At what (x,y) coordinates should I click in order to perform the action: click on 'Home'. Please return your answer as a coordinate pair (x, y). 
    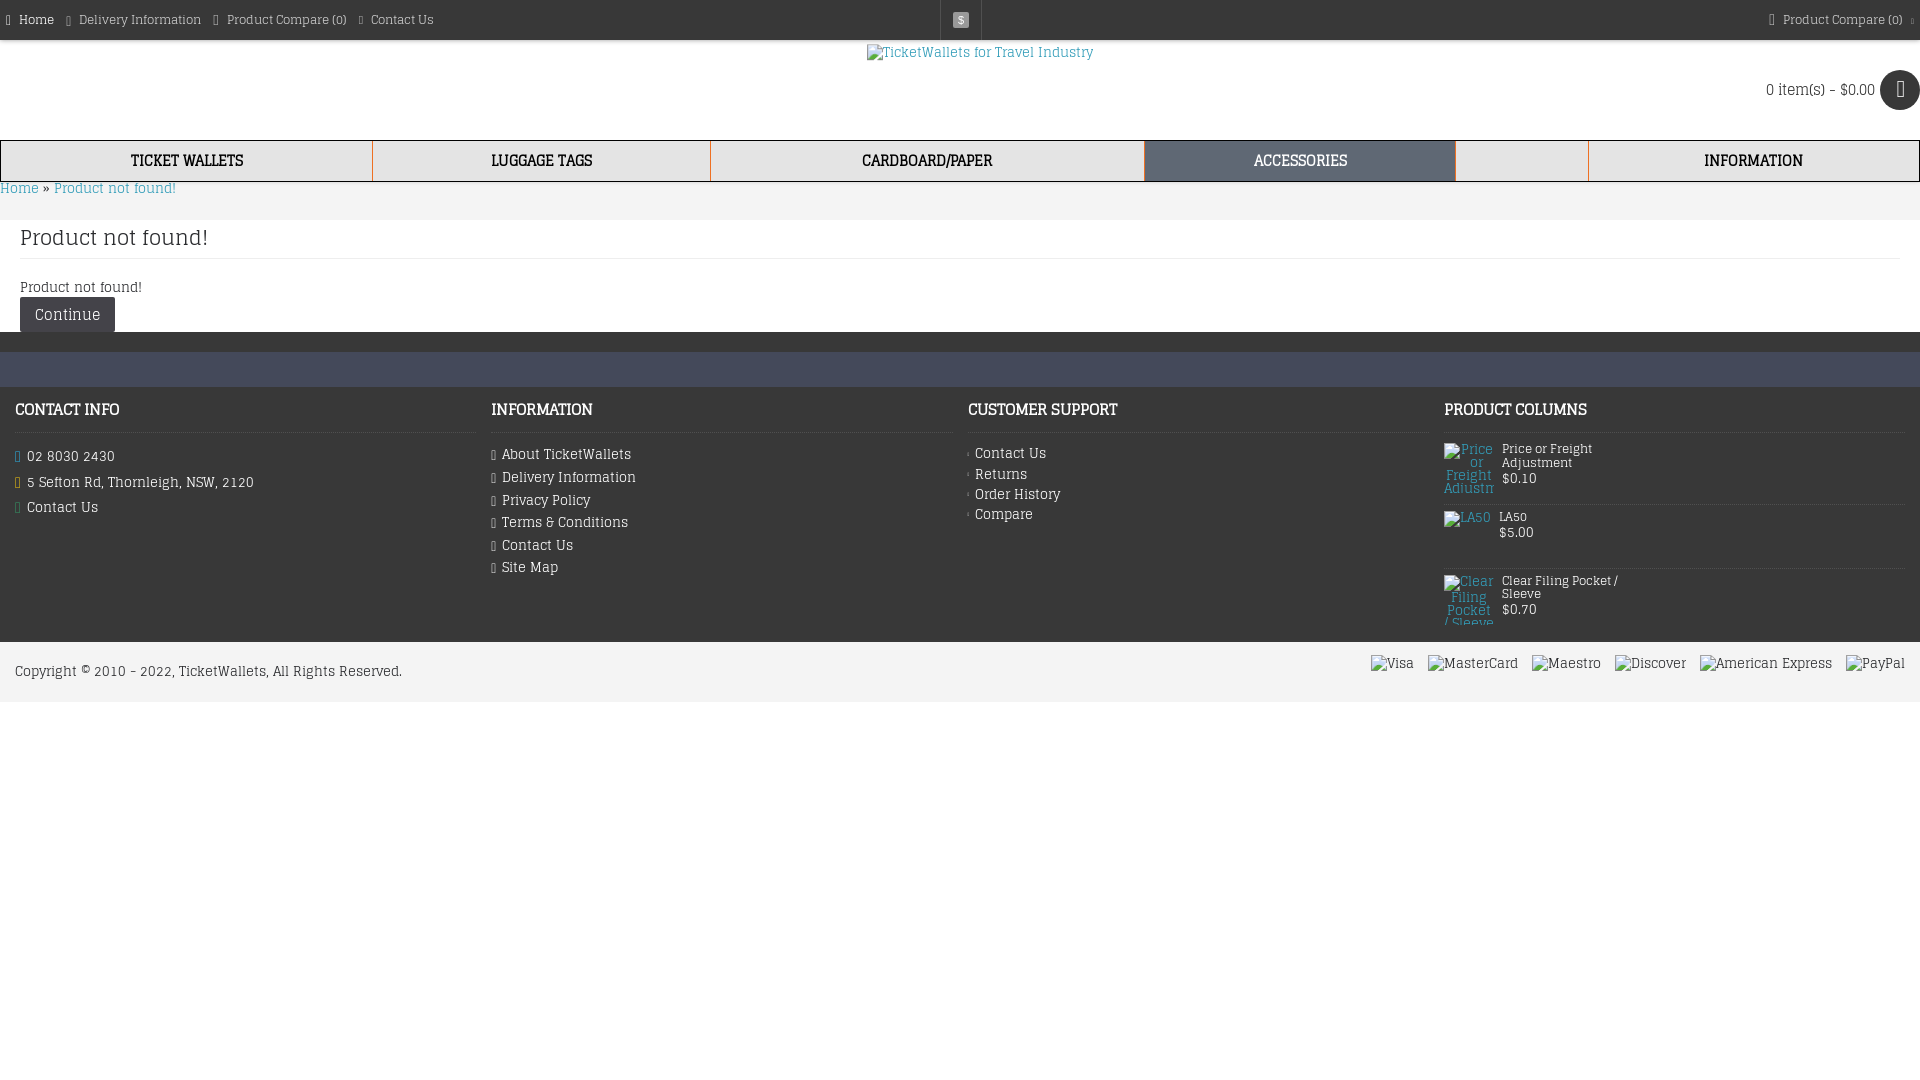
    Looking at the image, I should click on (0, 188).